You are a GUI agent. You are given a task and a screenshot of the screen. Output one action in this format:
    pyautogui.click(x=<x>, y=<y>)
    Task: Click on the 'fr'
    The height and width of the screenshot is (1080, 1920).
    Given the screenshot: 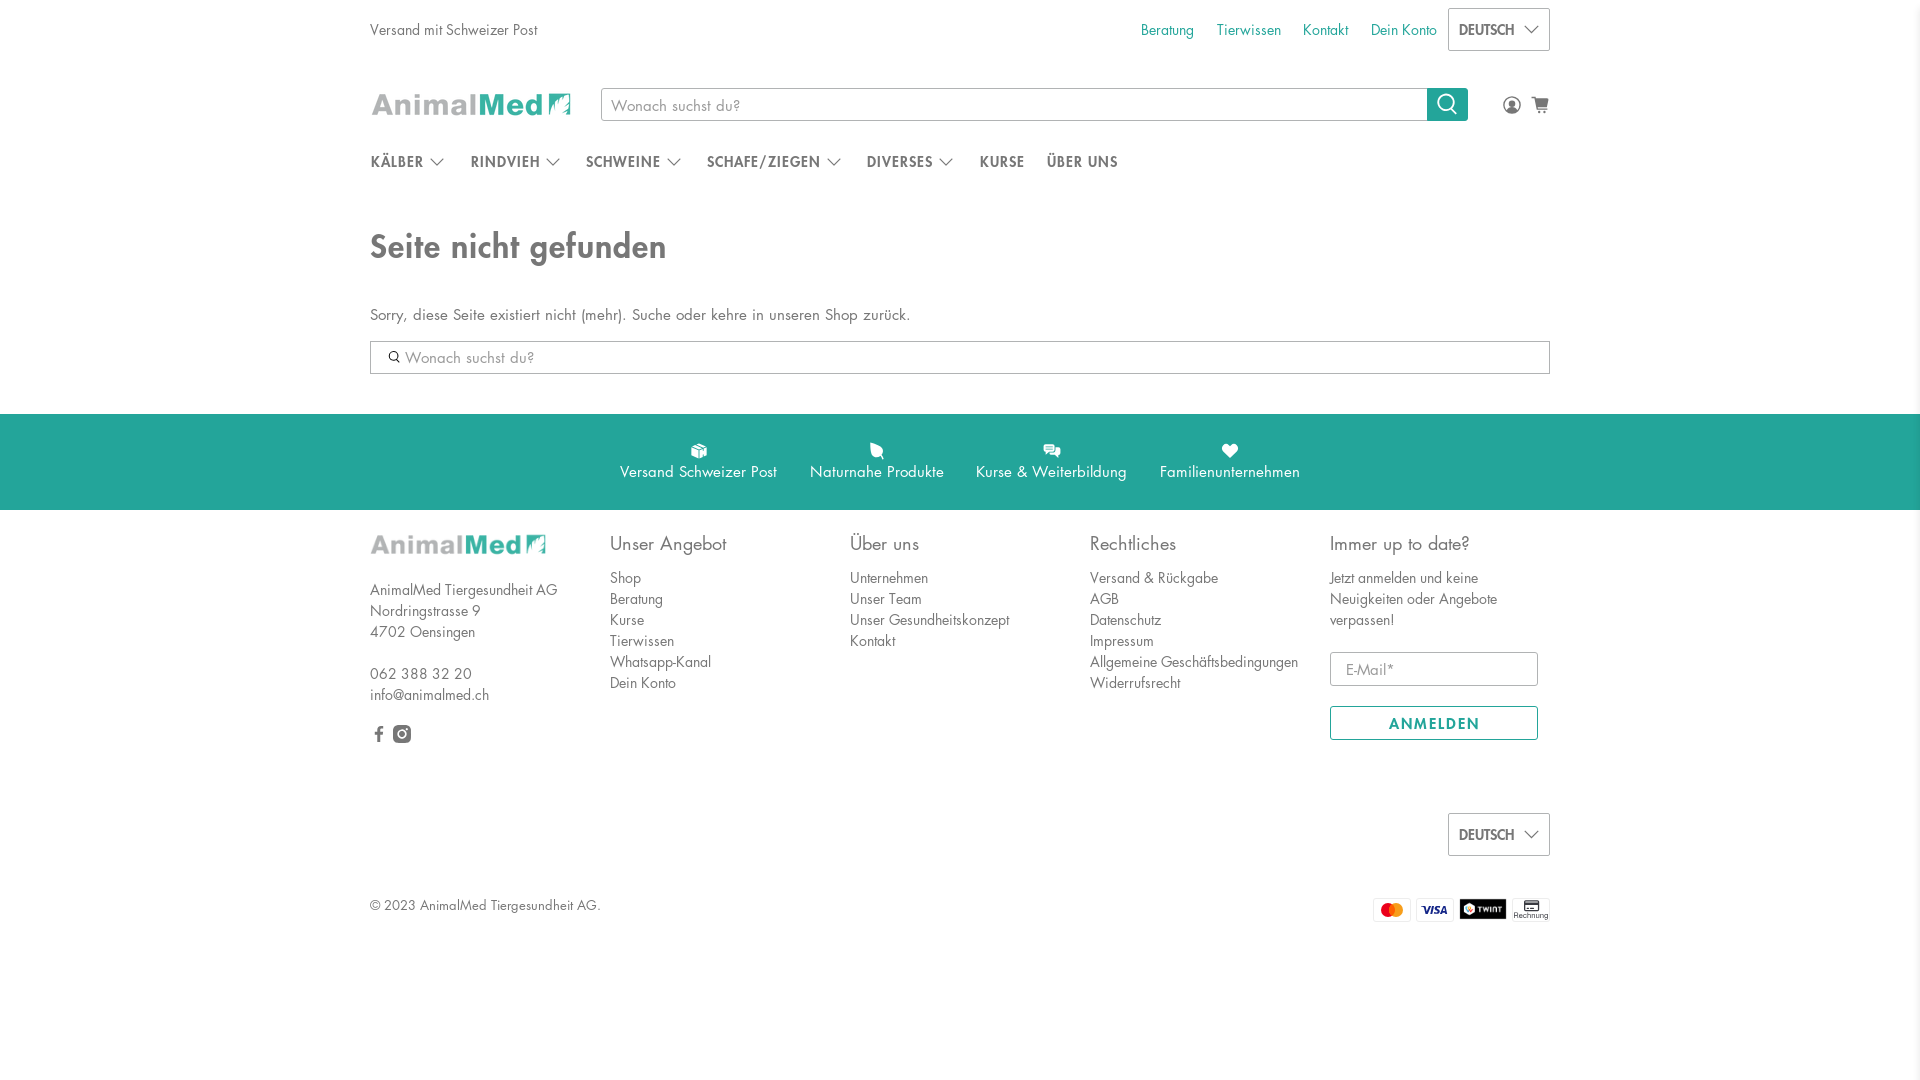 What is the action you would take?
    pyautogui.click(x=1498, y=119)
    